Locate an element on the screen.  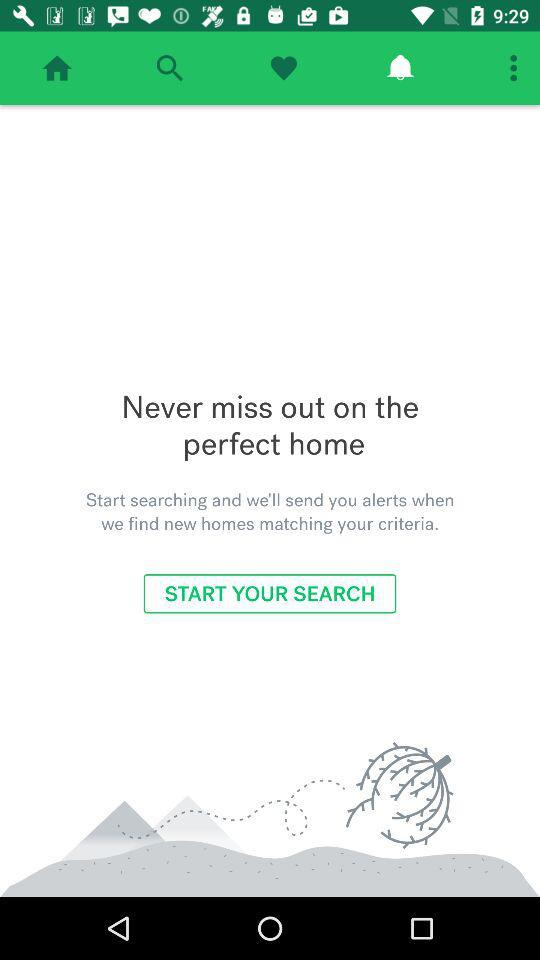
home page is located at coordinates (57, 68).